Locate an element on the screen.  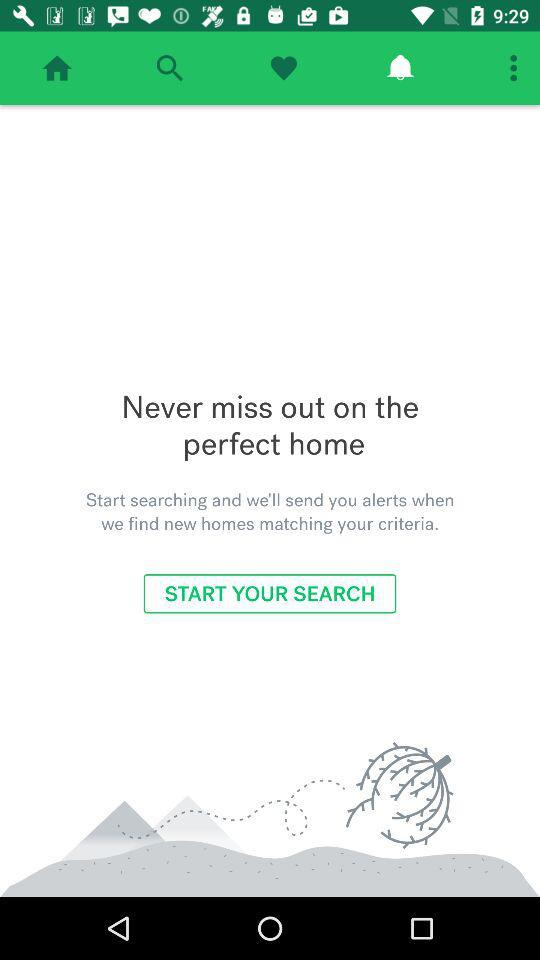
home page is located at coordinates (57, 68).